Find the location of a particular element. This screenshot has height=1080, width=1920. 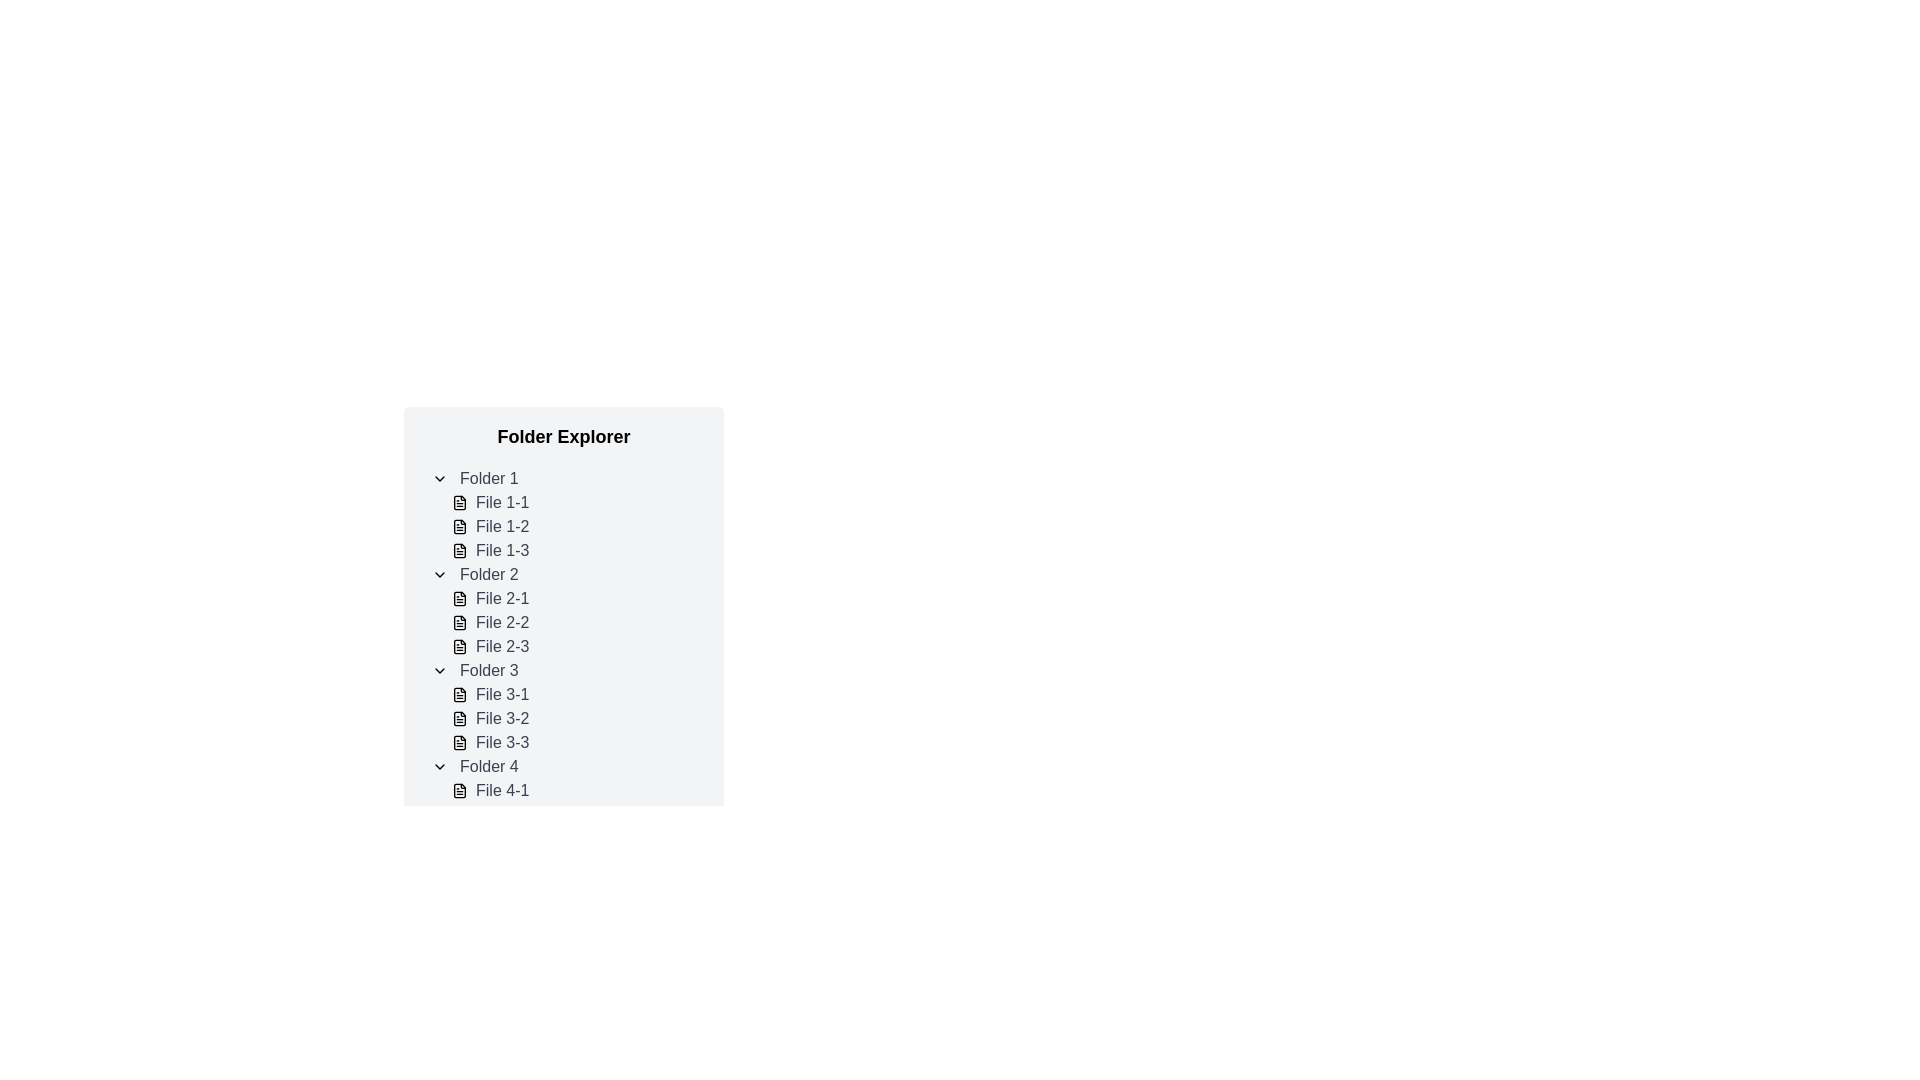

the file entry labeled 'File 1-3', which is the third item under 'Folder 1' is located at coordinates (579, 551).